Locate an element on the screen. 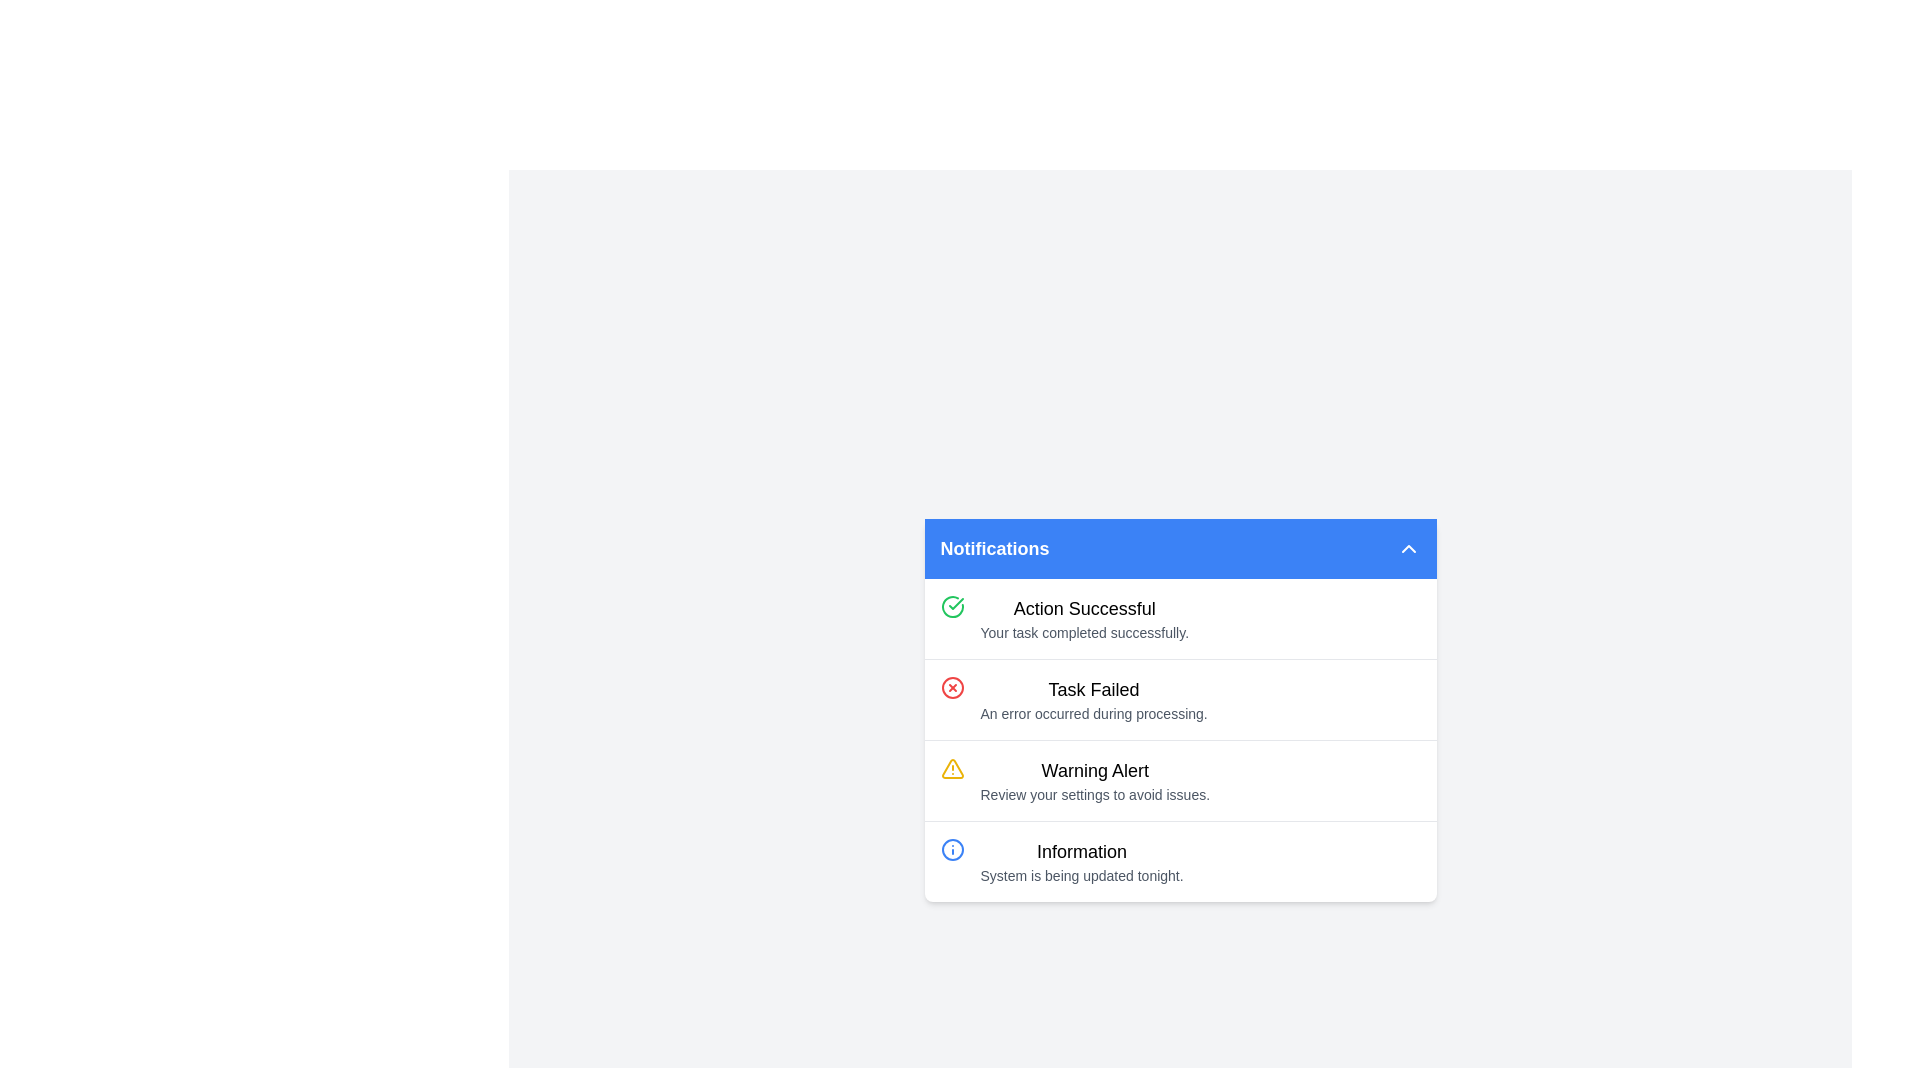  the error icon indicating a 'Task Failed' notification in the 'Notifications' section, positioned to the left of the message is located at coordinates (951, 686).